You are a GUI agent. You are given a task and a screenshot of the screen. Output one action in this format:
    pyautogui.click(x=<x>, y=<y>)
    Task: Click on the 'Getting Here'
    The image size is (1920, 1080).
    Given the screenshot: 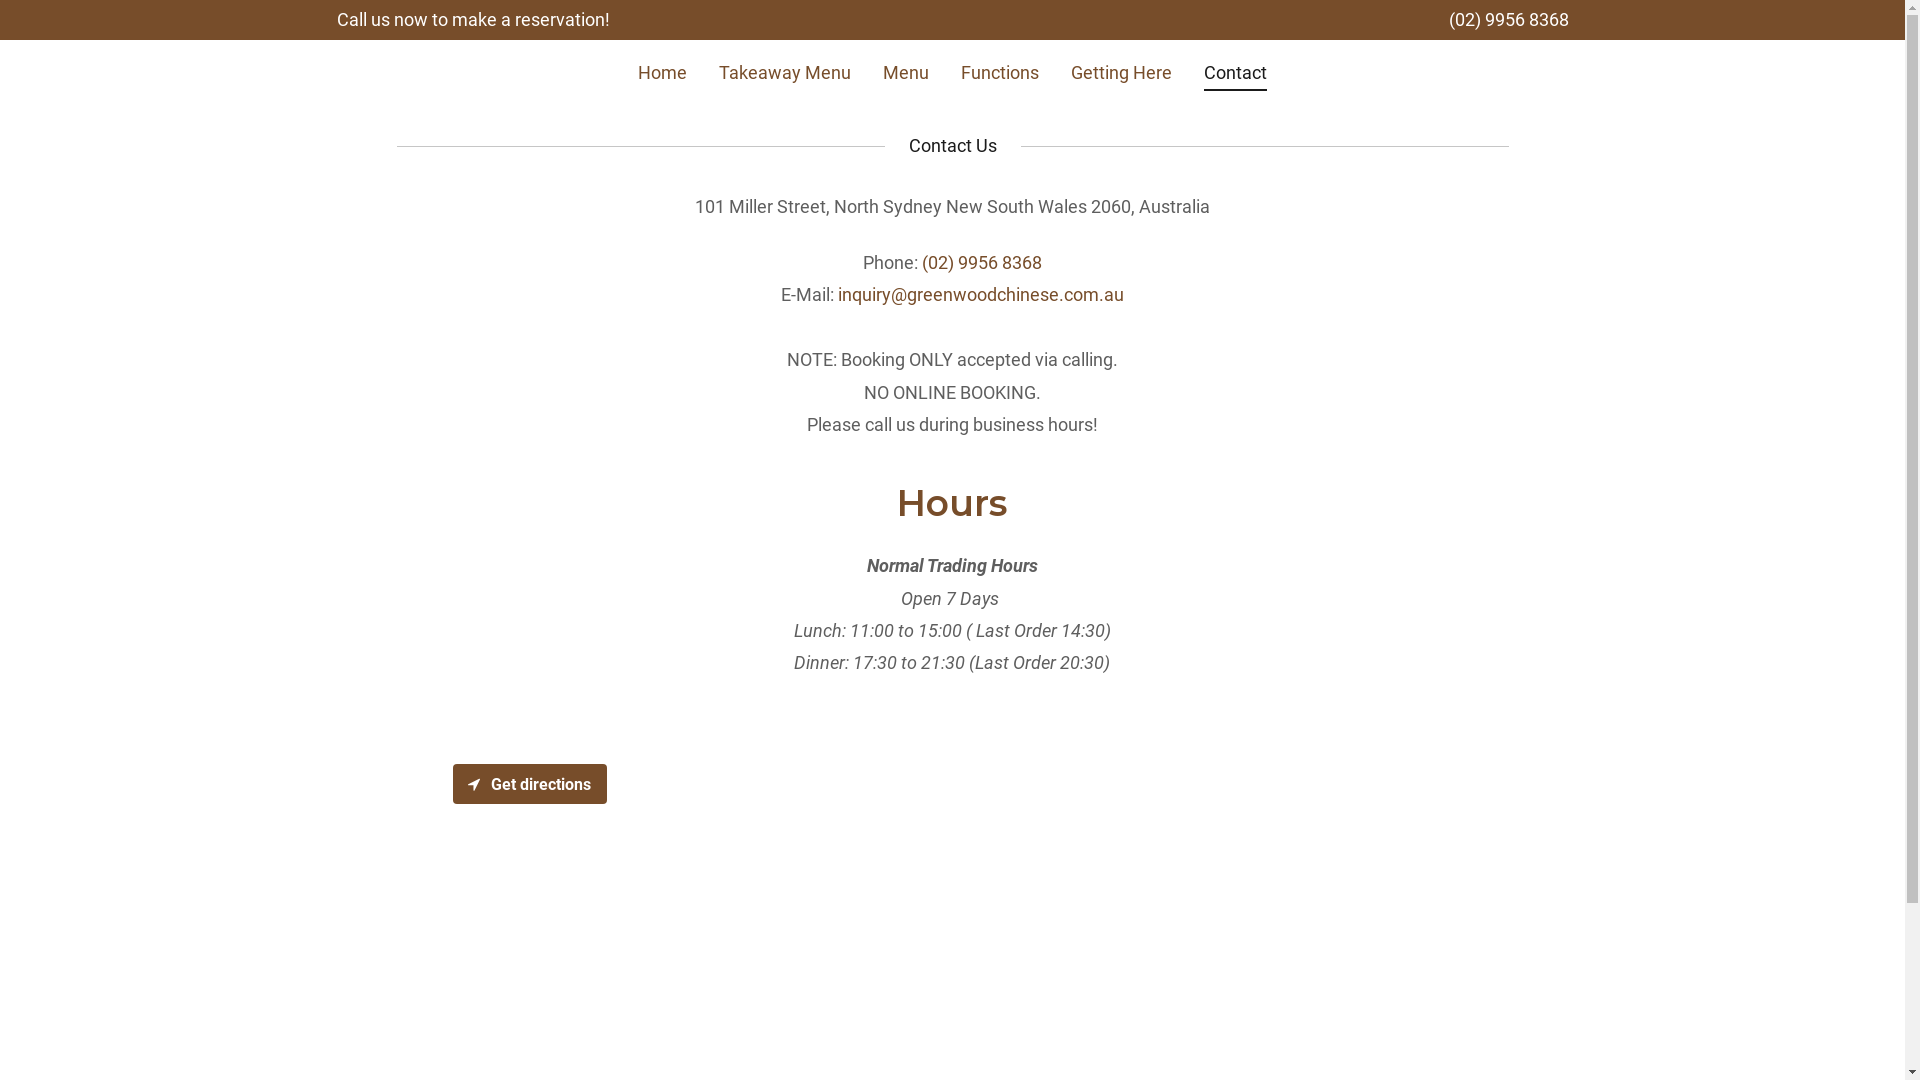 What is the action you would take?
    pyautogui.click(x=1064, y=71)
    